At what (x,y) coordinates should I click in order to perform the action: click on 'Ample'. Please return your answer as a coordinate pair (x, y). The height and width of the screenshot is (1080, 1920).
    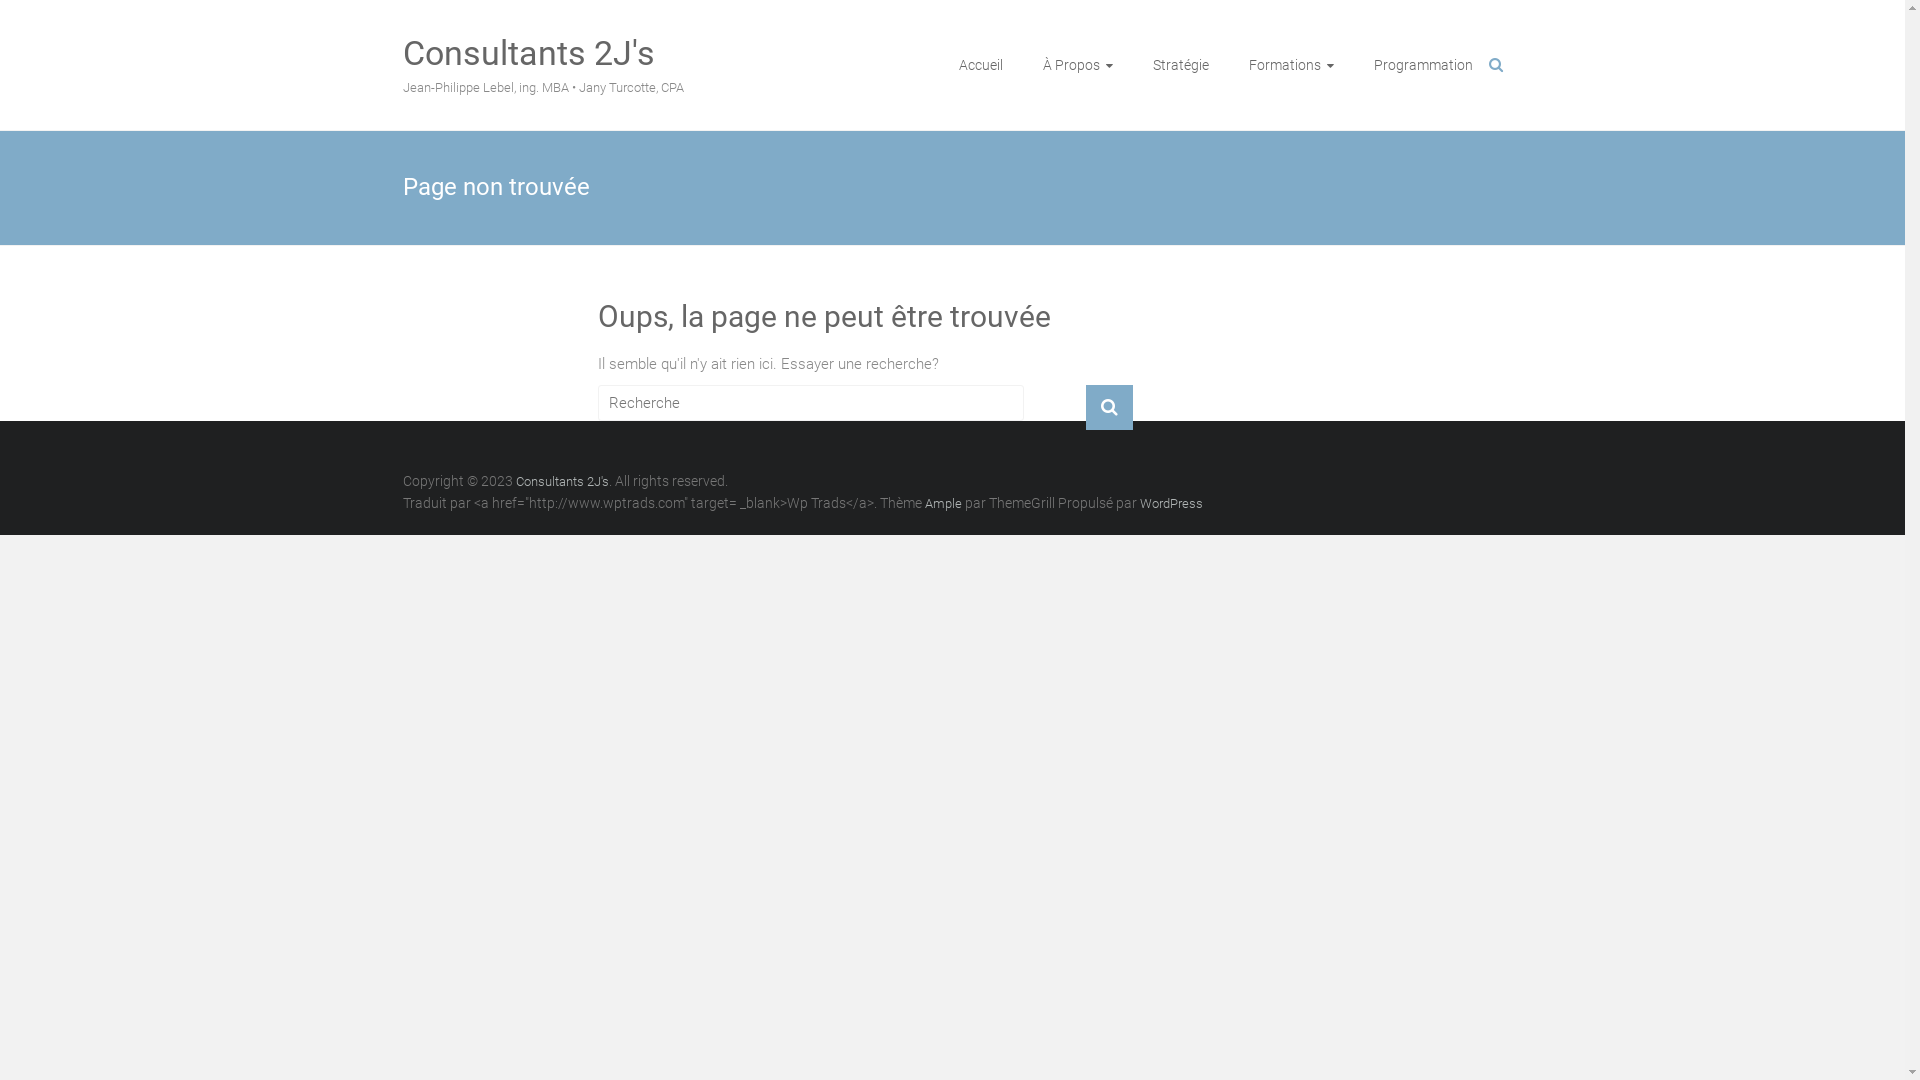
    Looking at the image, I should click on (941, 502).